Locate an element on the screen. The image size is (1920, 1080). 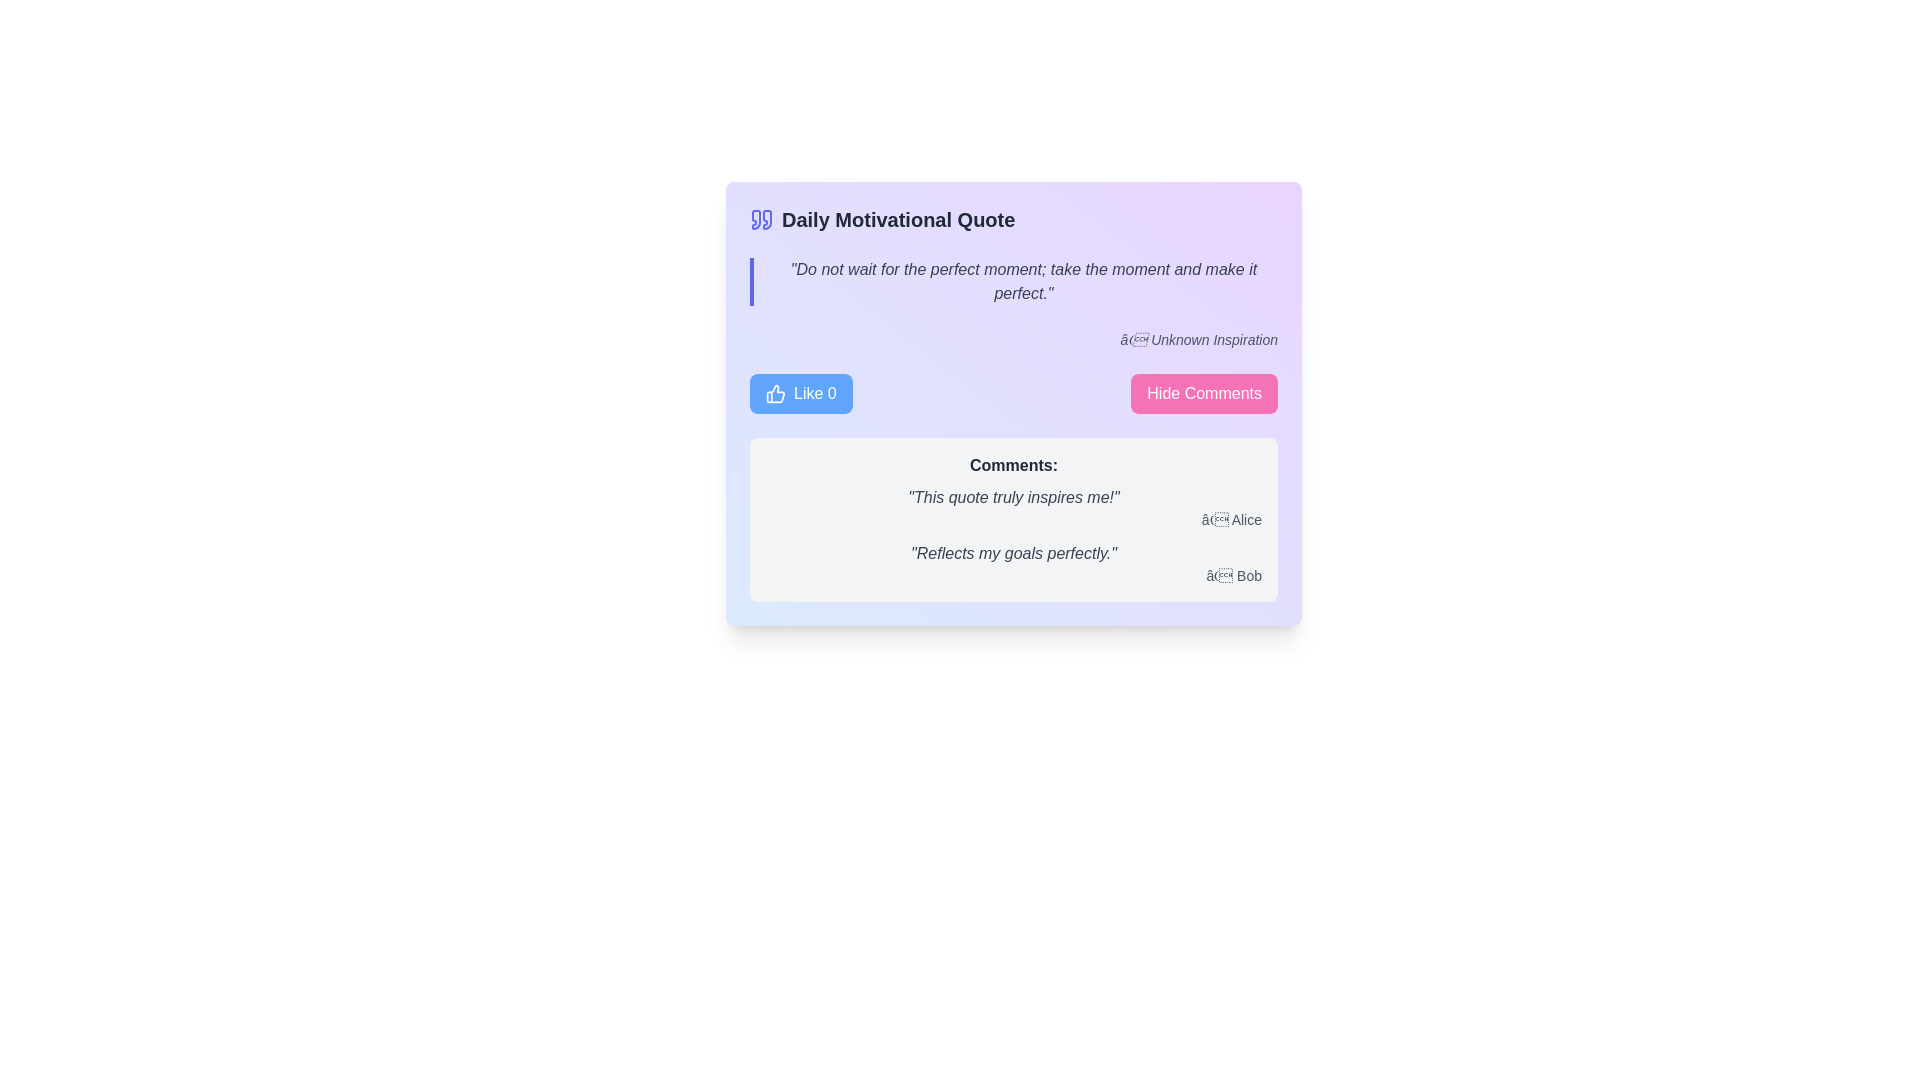
the right portion of the double-quote icon, which is indigo-colored and part of a quote graphic, adjacent to the title 'Daily Motivational Quote' is located at coordinates (766, 219).